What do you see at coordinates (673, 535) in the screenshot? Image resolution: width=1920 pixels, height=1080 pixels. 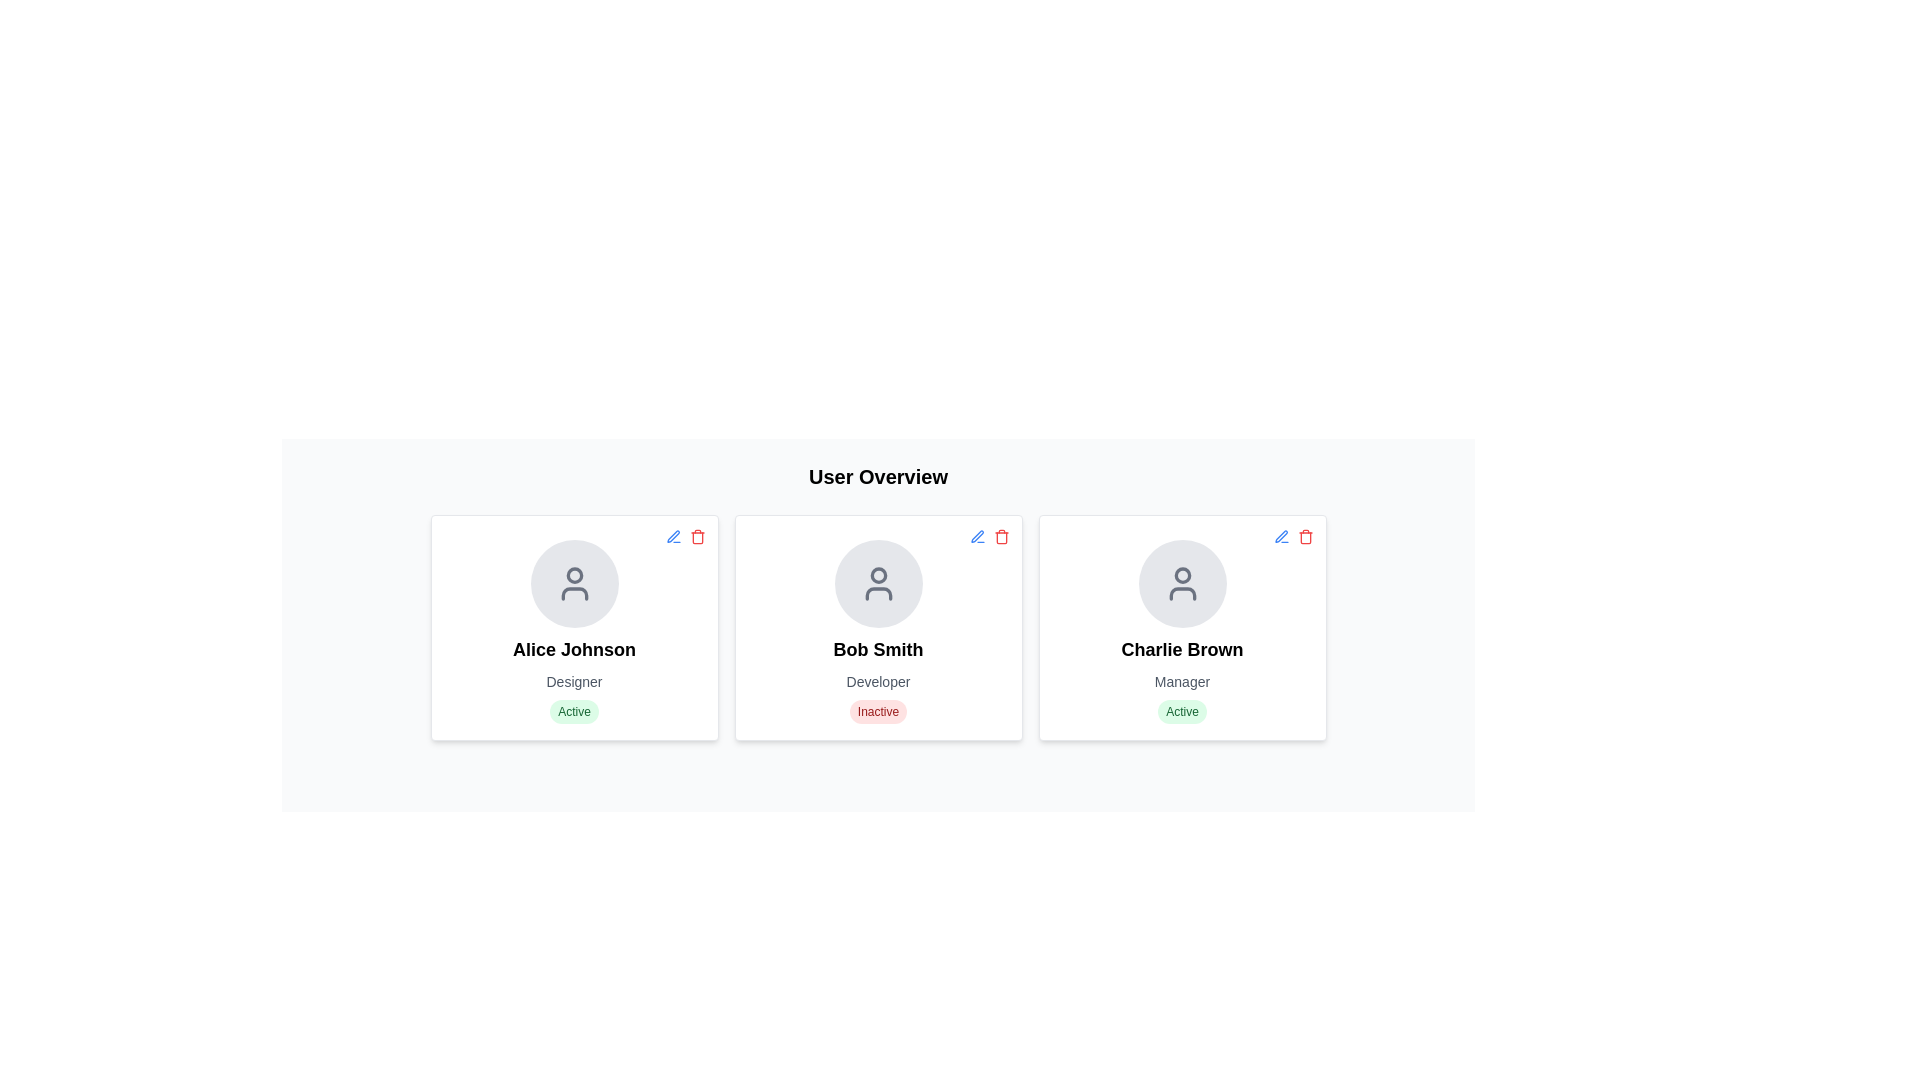 I see `the edit action button located at the top-right corner of the card labeled 'Alice Johnson'` at bounding box center [673, 535].